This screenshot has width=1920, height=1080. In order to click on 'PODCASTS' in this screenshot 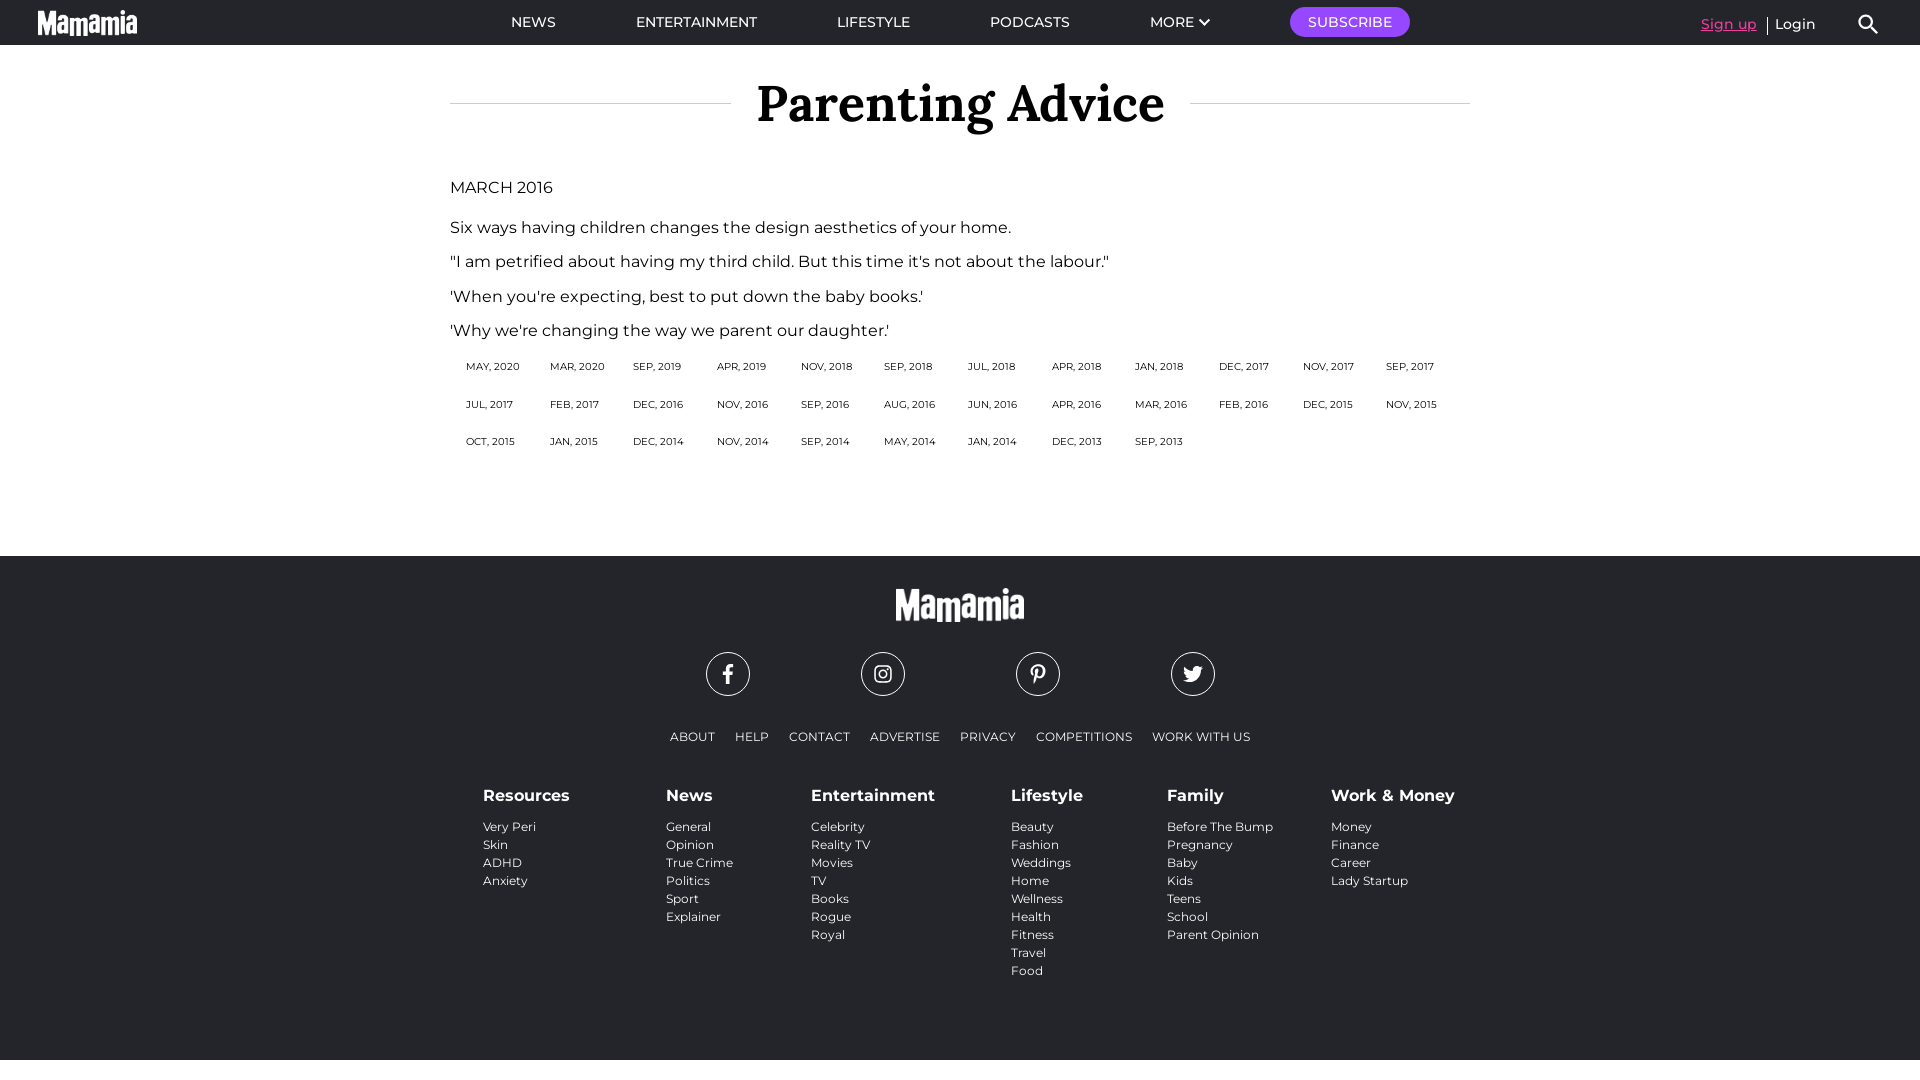, I will do `click(1030, 22)`.